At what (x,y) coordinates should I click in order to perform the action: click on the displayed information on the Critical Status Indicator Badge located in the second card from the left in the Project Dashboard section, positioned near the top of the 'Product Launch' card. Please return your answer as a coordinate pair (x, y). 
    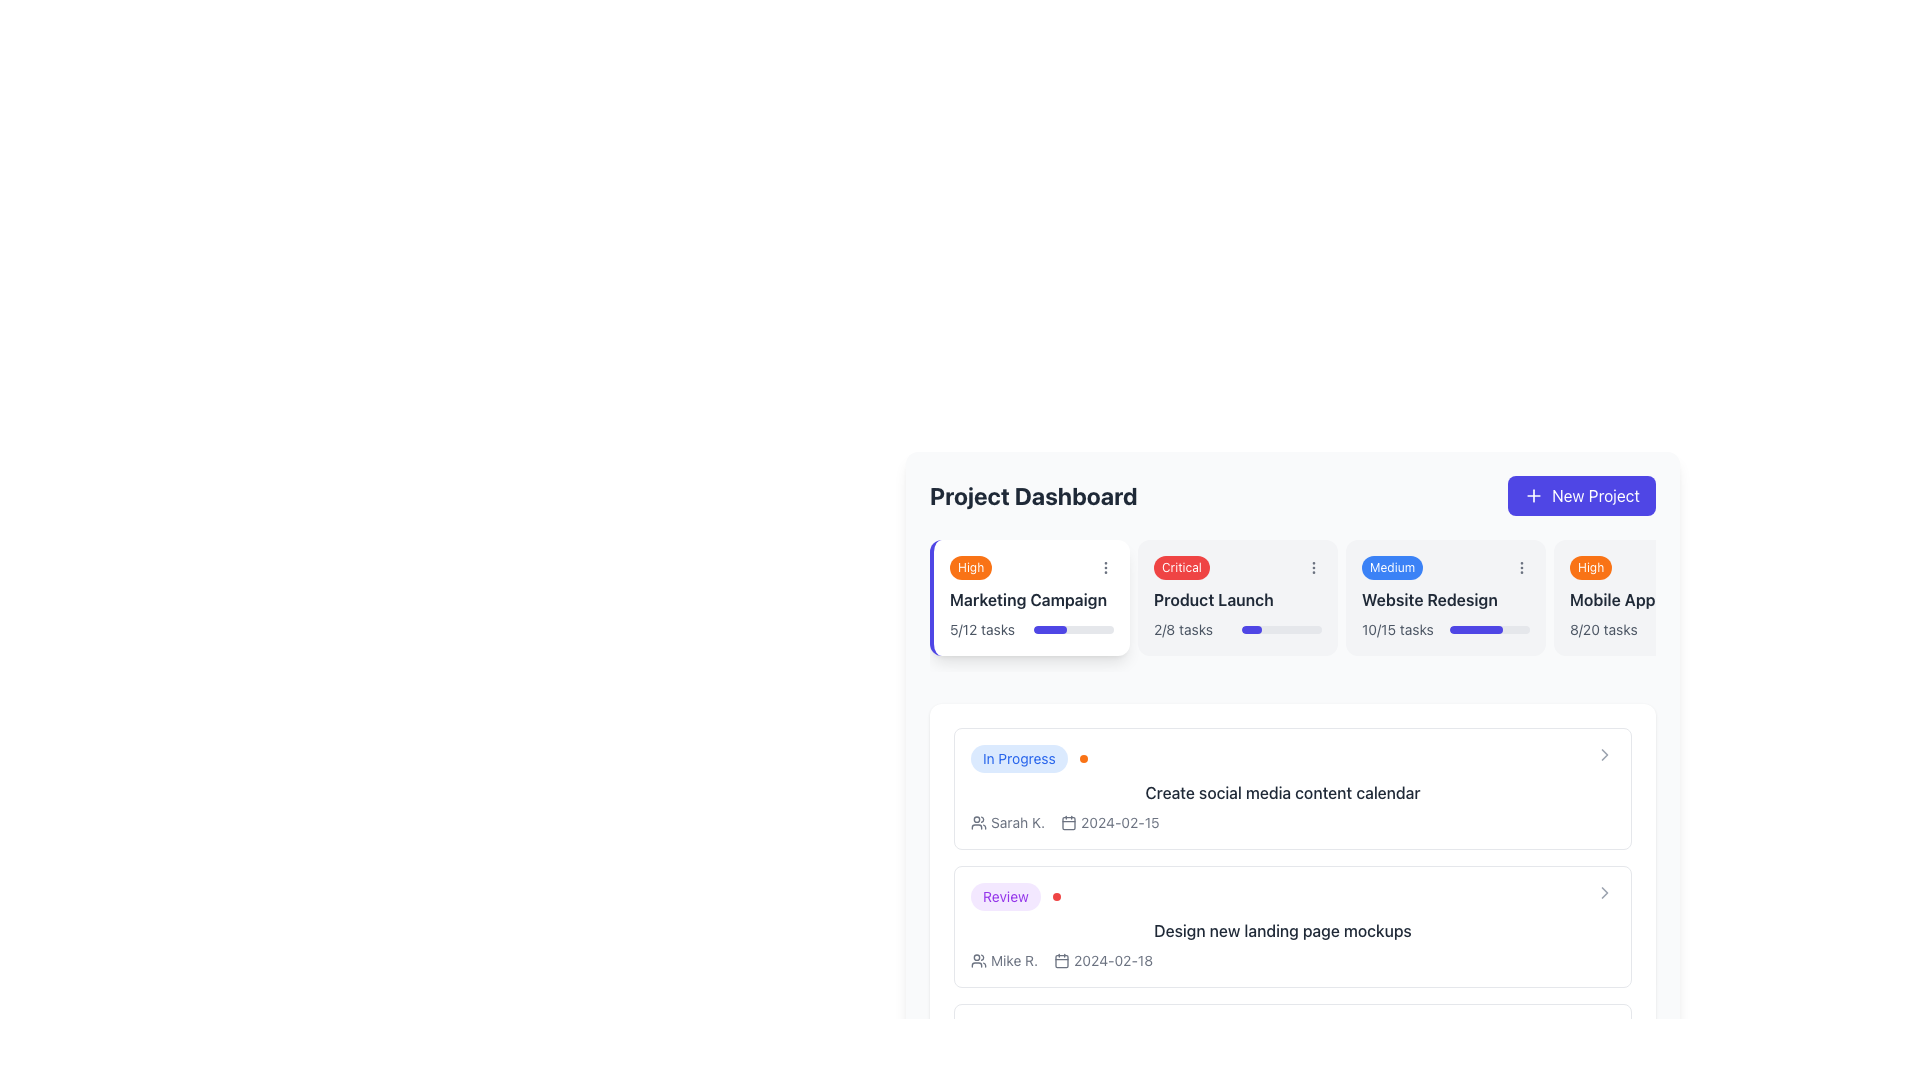
    Looking at the image, I should click on (1181, 567).